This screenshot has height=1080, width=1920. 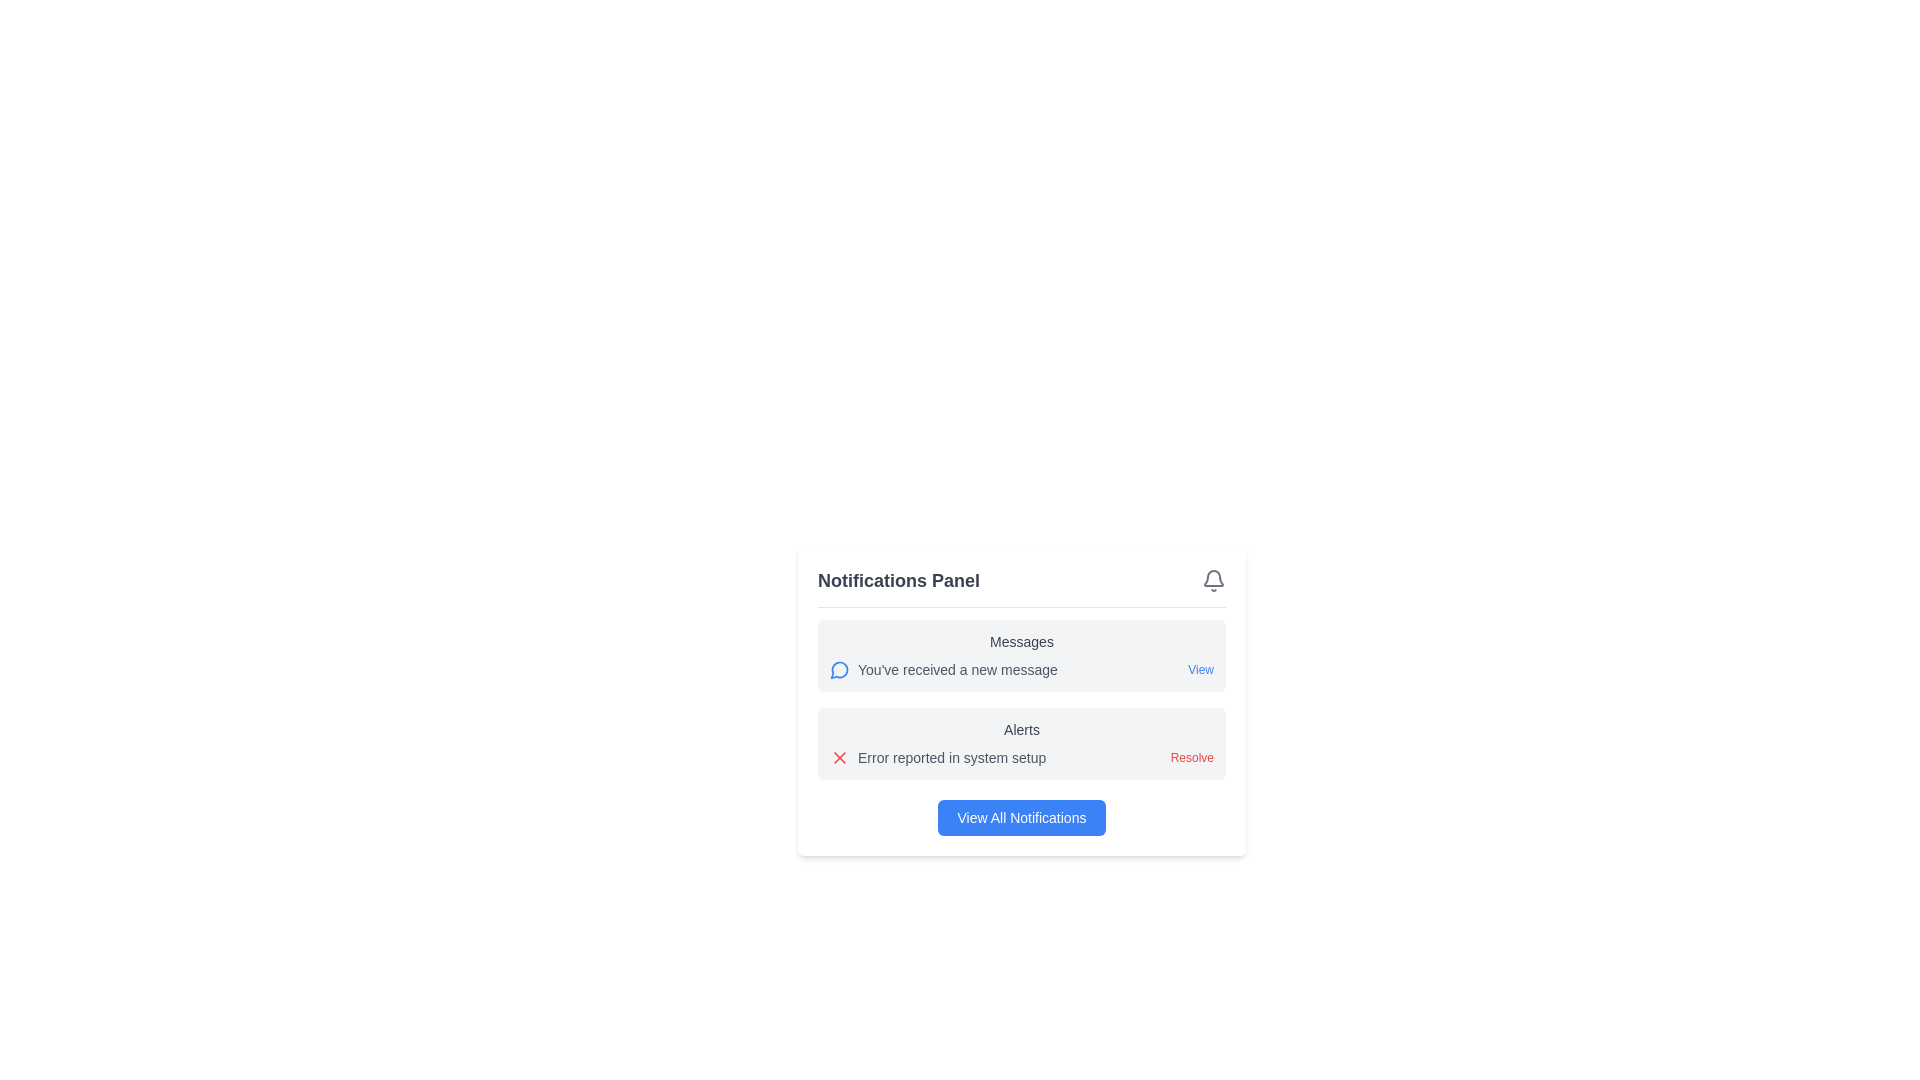 I want to click on the red 'X' icon located to the left of the text 'Error reported in system setup' in the alert section of the Notifications Panel, so click(x=840, y=758).